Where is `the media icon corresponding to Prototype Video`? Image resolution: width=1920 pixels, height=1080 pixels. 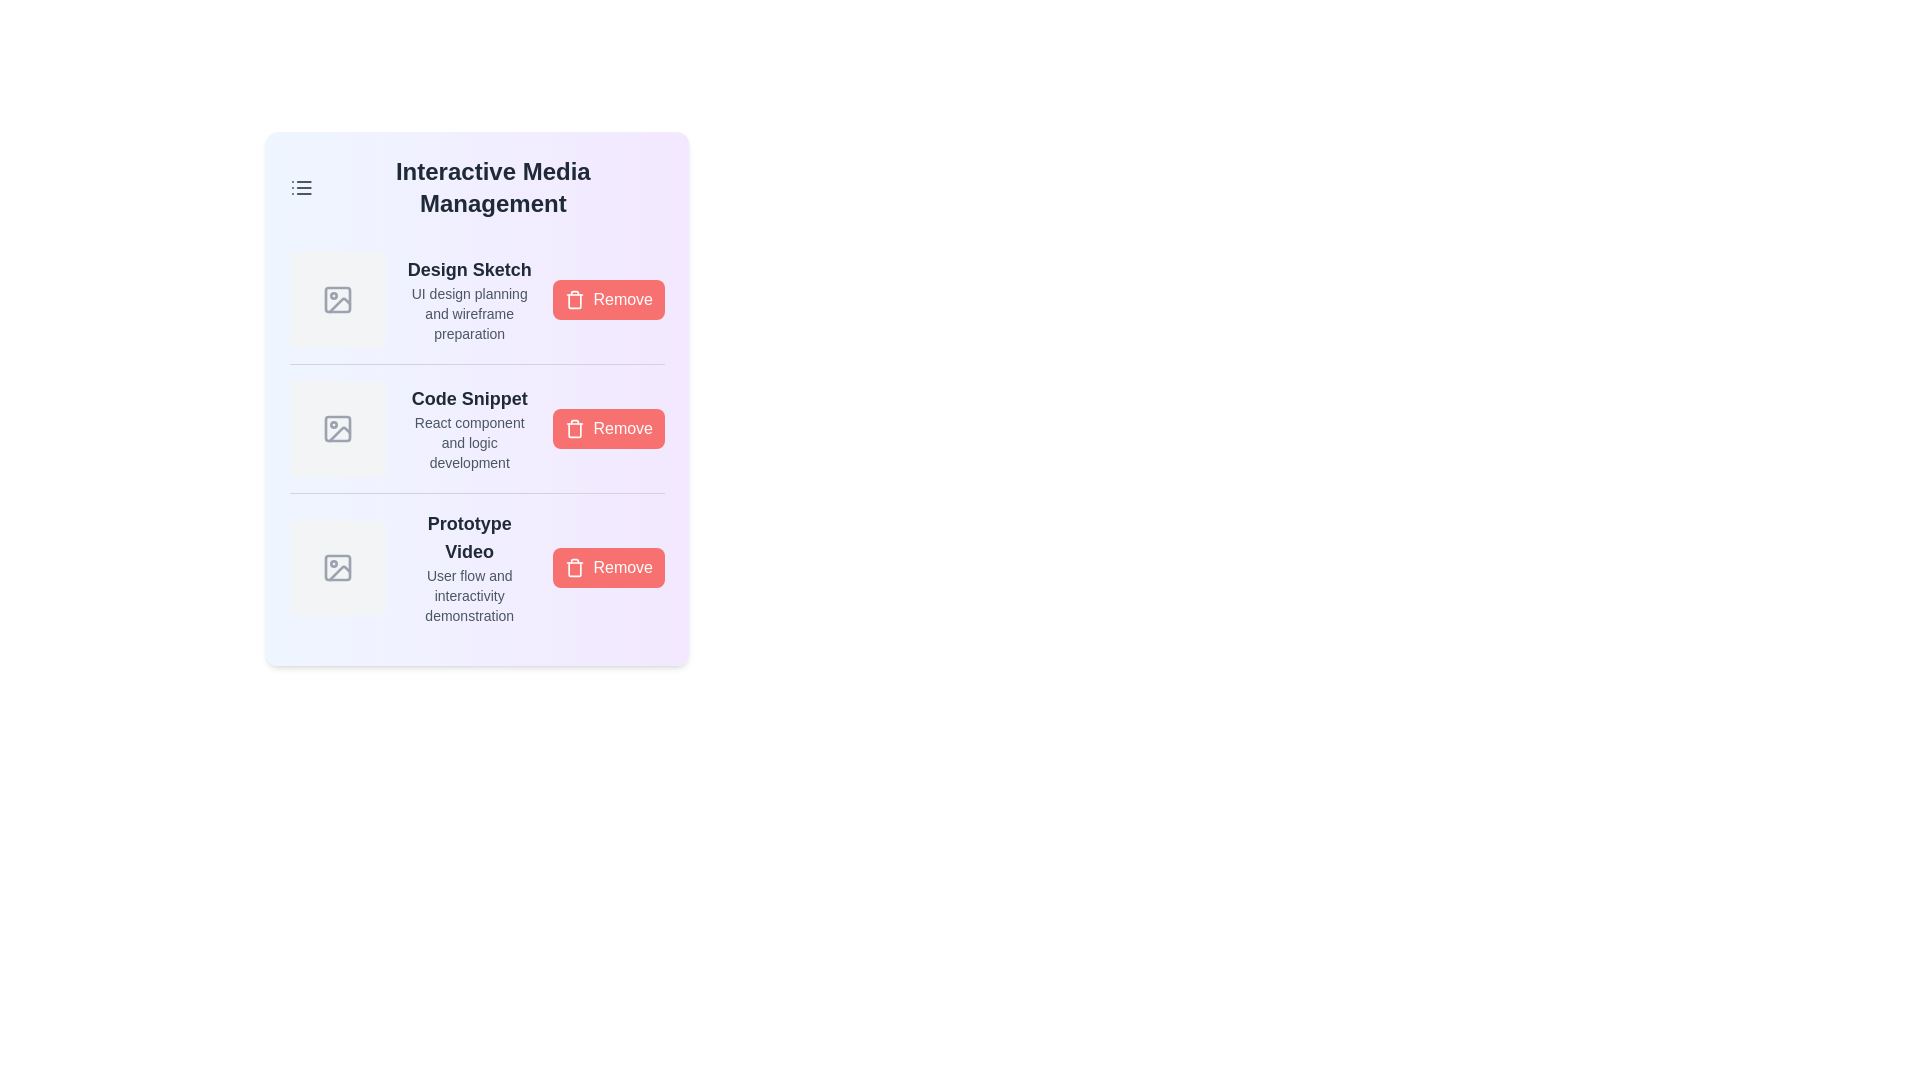 the media icon corresponding to Prototype Video is located at coordinates (337, 567).